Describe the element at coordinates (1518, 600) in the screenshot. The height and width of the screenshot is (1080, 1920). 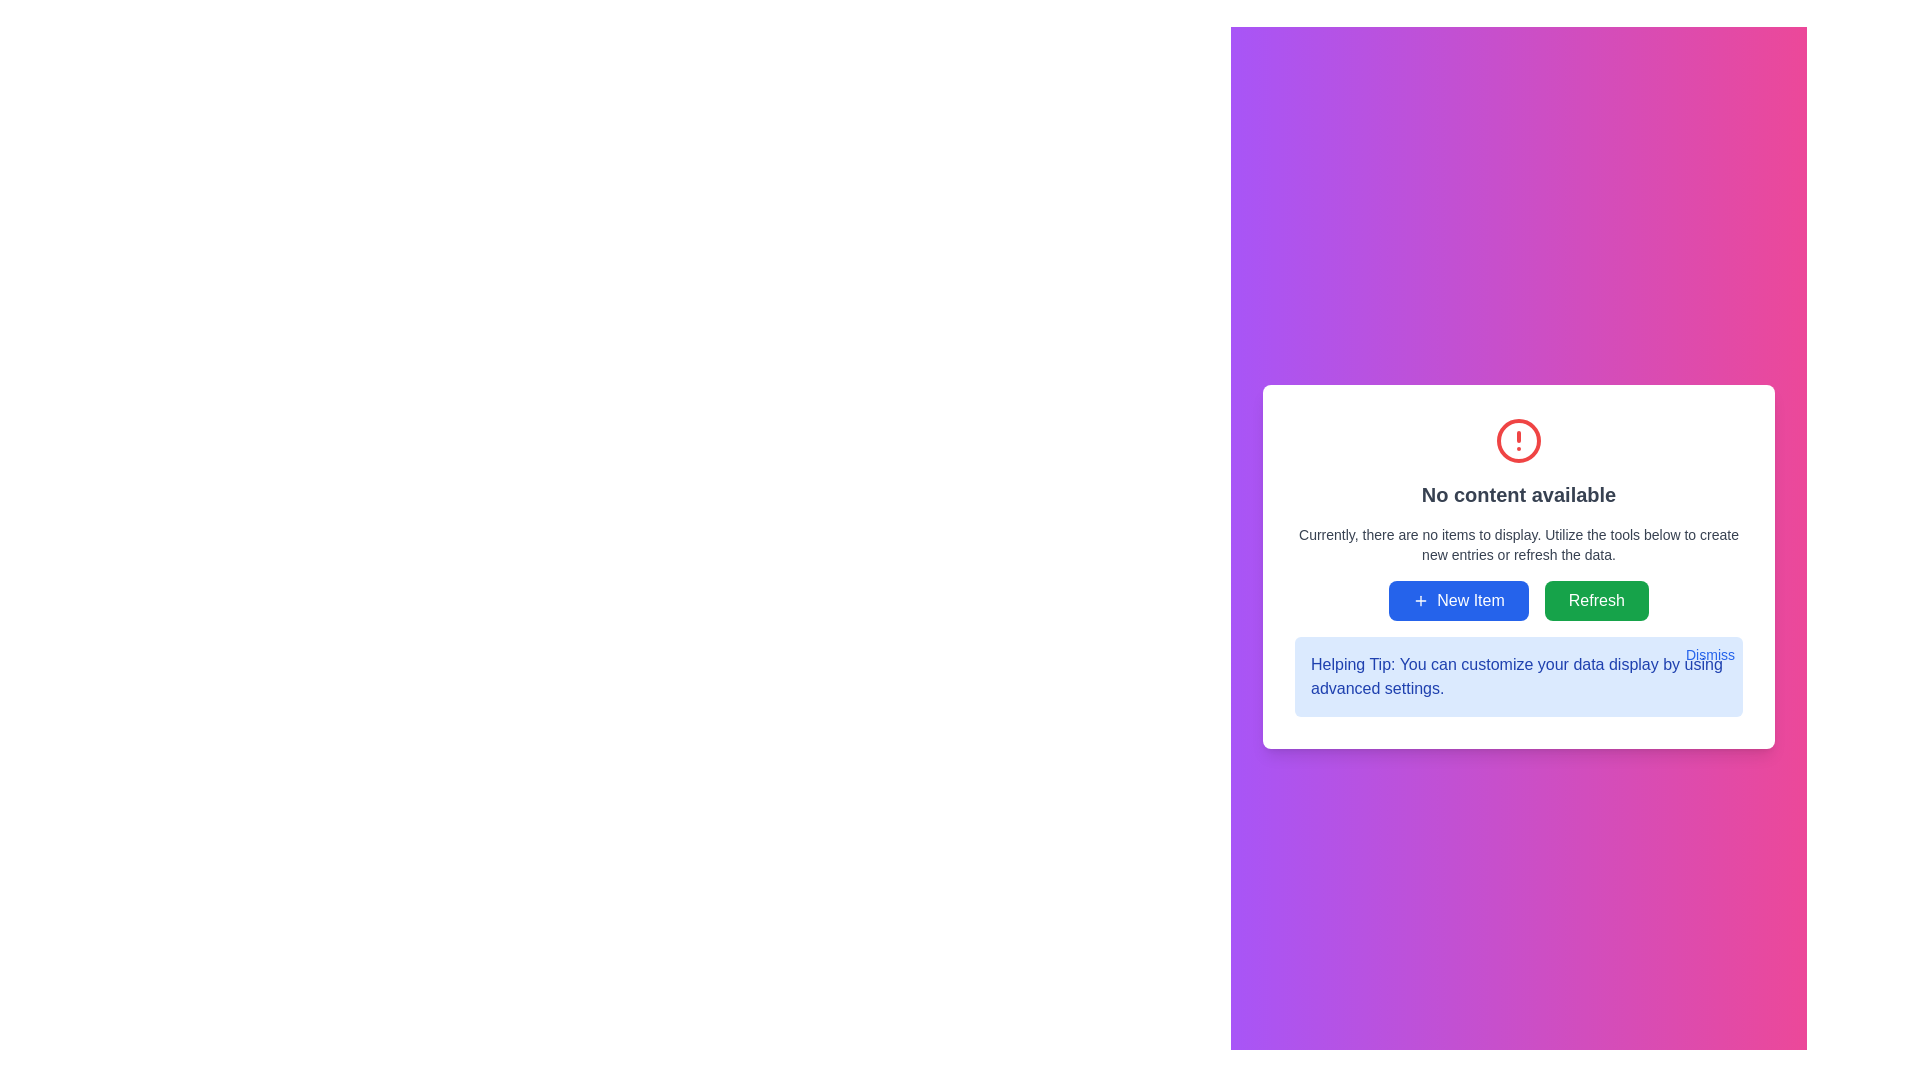
I see `the 'New Item' button, which is the blue button with white text and a plus sign icon, located in the Horizontal Button Group at the center of the white card` at that location.